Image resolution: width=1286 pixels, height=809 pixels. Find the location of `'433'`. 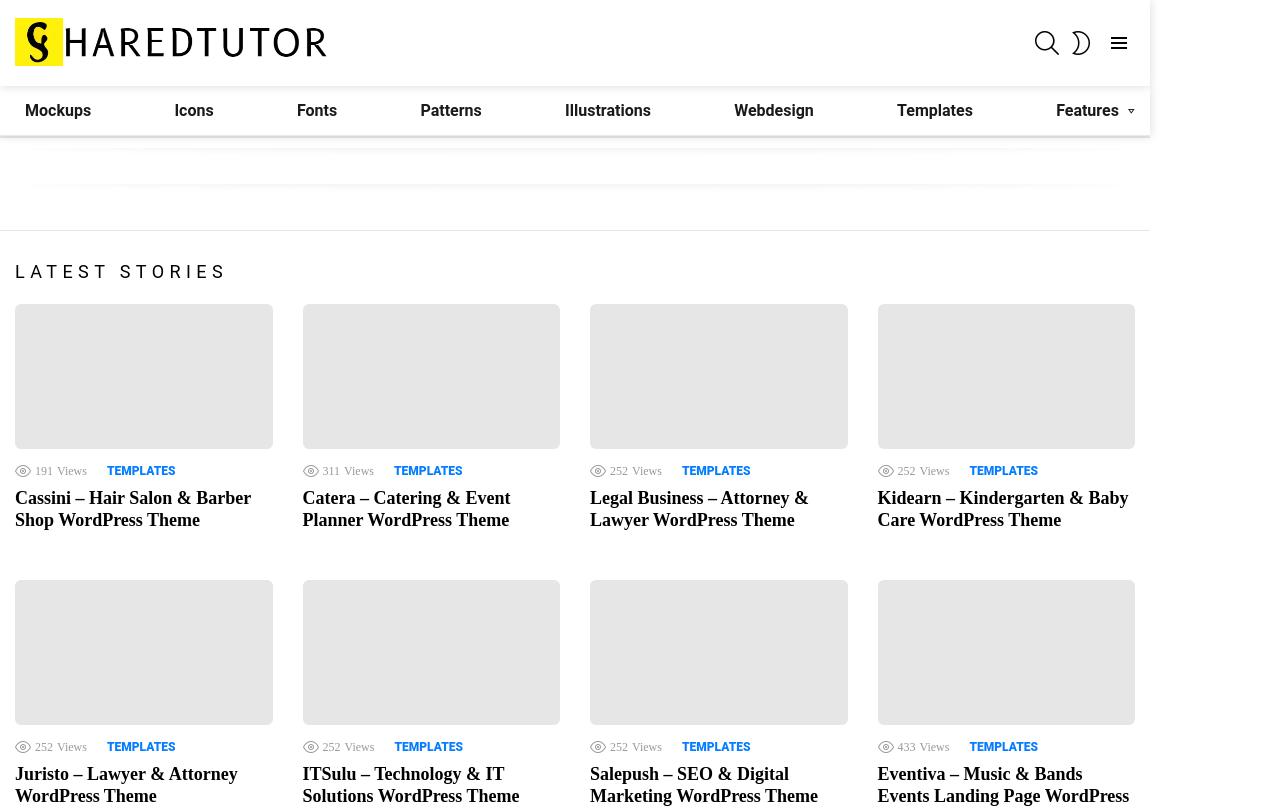

'433' is located at coordinates (905, 744).